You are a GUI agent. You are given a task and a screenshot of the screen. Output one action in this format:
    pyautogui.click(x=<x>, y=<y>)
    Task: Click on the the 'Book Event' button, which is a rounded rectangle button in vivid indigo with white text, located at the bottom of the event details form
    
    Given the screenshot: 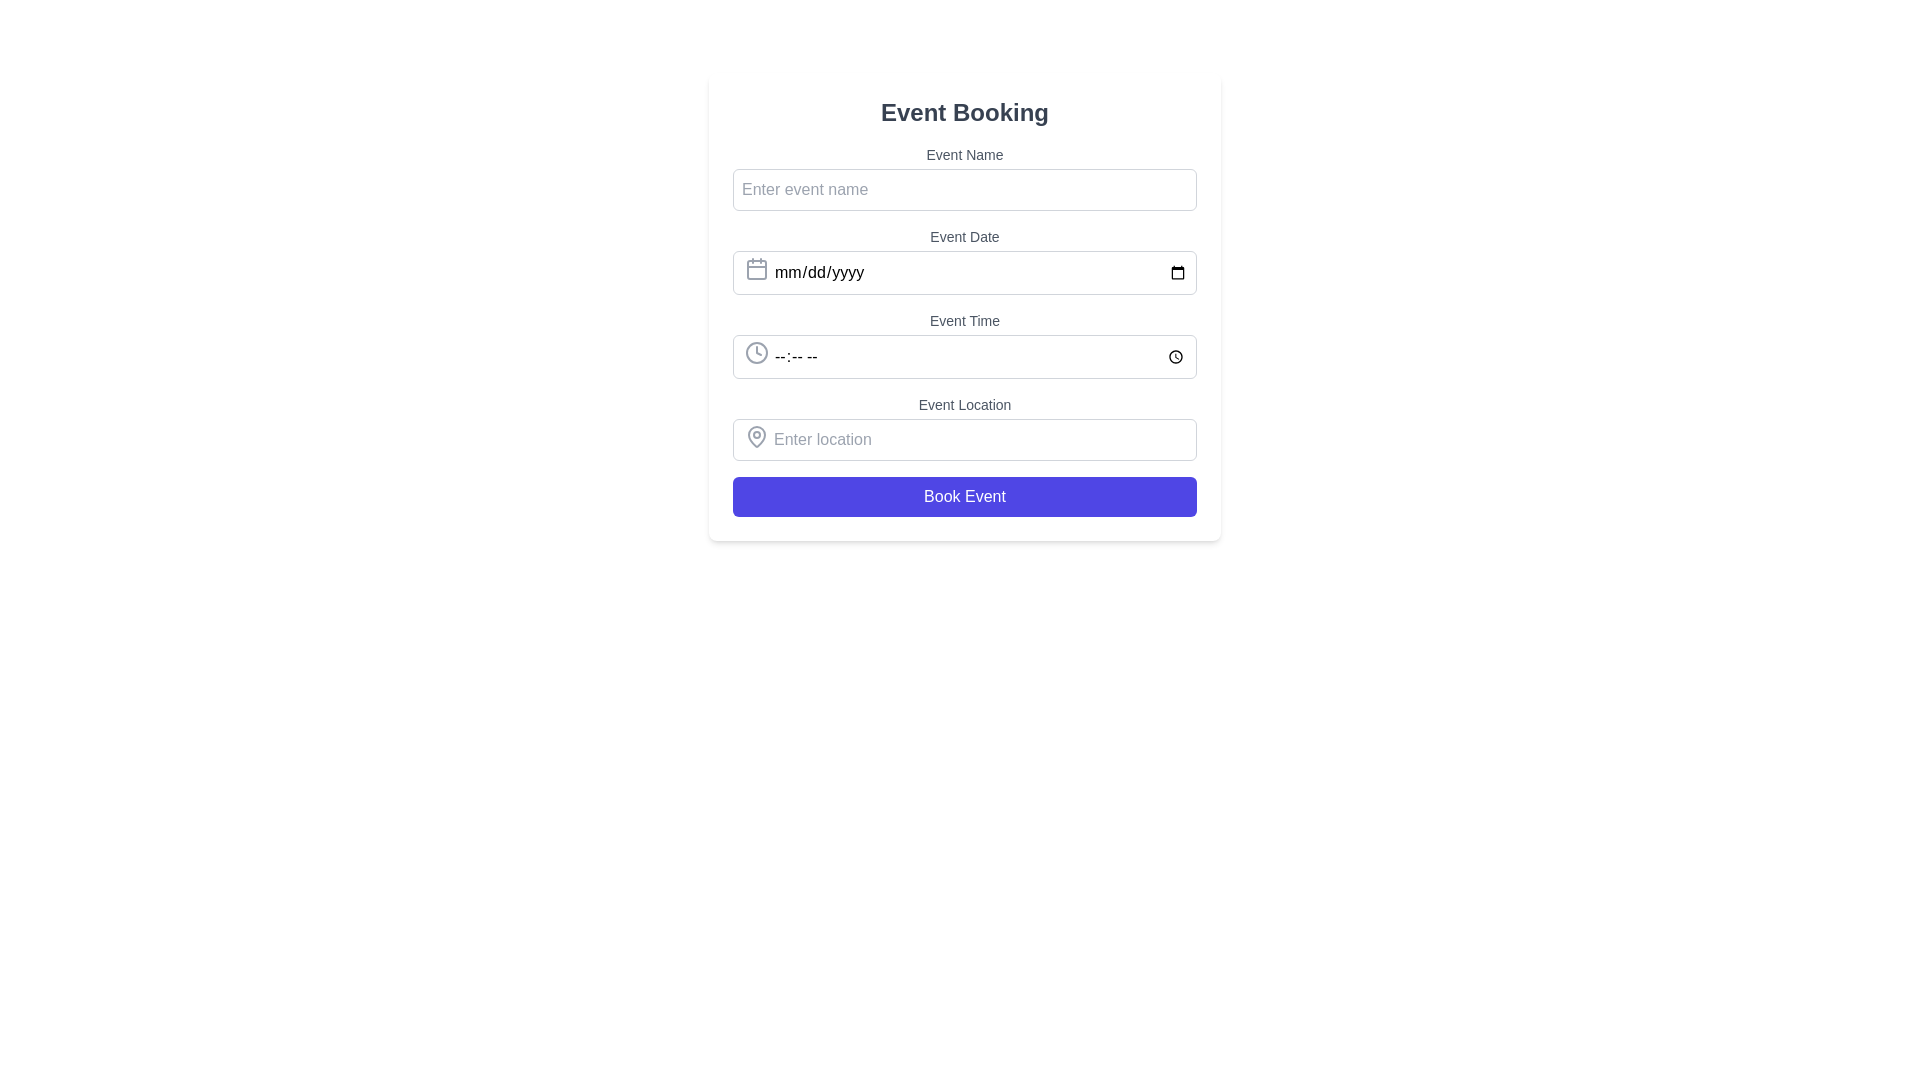 What is the action you would take?
    pyautogui.click(x=964, y=496)
    